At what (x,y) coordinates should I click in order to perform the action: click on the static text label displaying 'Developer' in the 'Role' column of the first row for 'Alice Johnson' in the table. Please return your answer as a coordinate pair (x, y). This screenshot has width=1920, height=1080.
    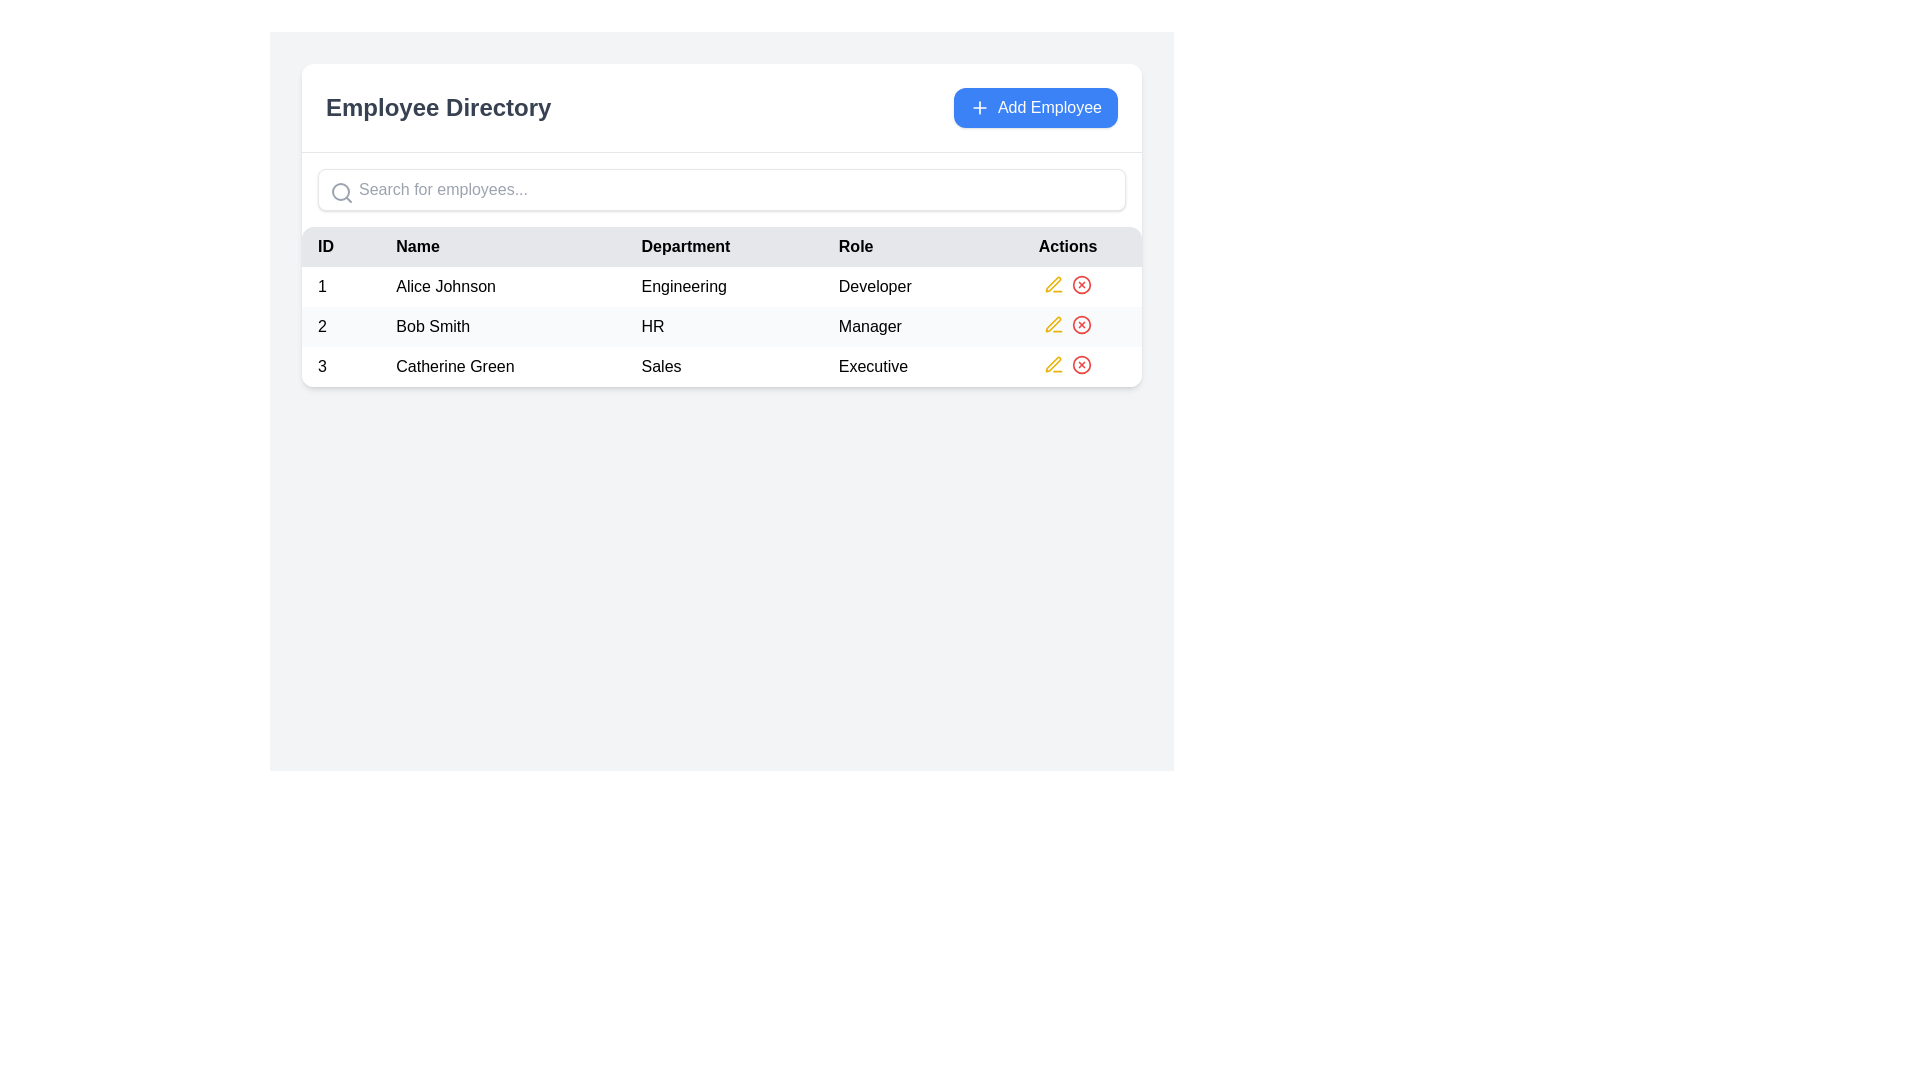
    Looking at the image, I should click on (907, 286).